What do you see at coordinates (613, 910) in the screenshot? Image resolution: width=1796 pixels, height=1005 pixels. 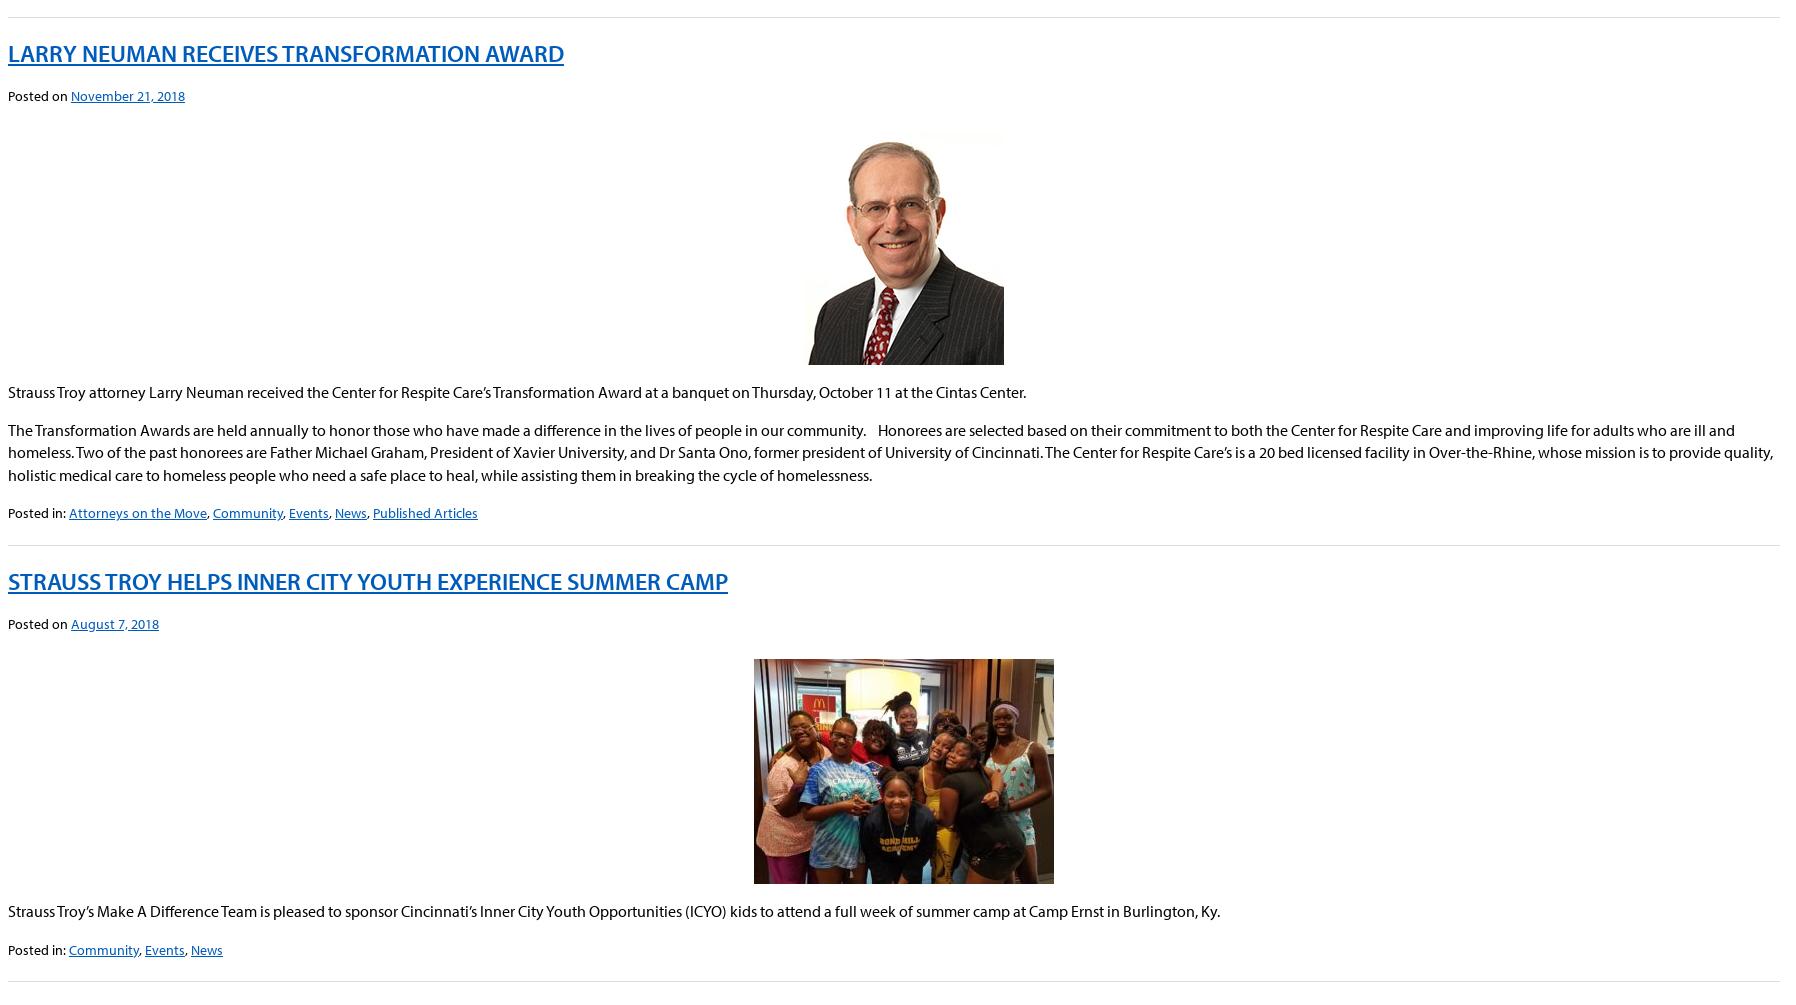 I see `'Strauss Troy’s Make A Difference Team is pleased to sponsor Cincinnati’s Inner City Youth Opportunities (ICYO) kids to attend a full week of summer camp at Camp Ernst in Burlington, Ky.'` at bounding box center [613, 910].